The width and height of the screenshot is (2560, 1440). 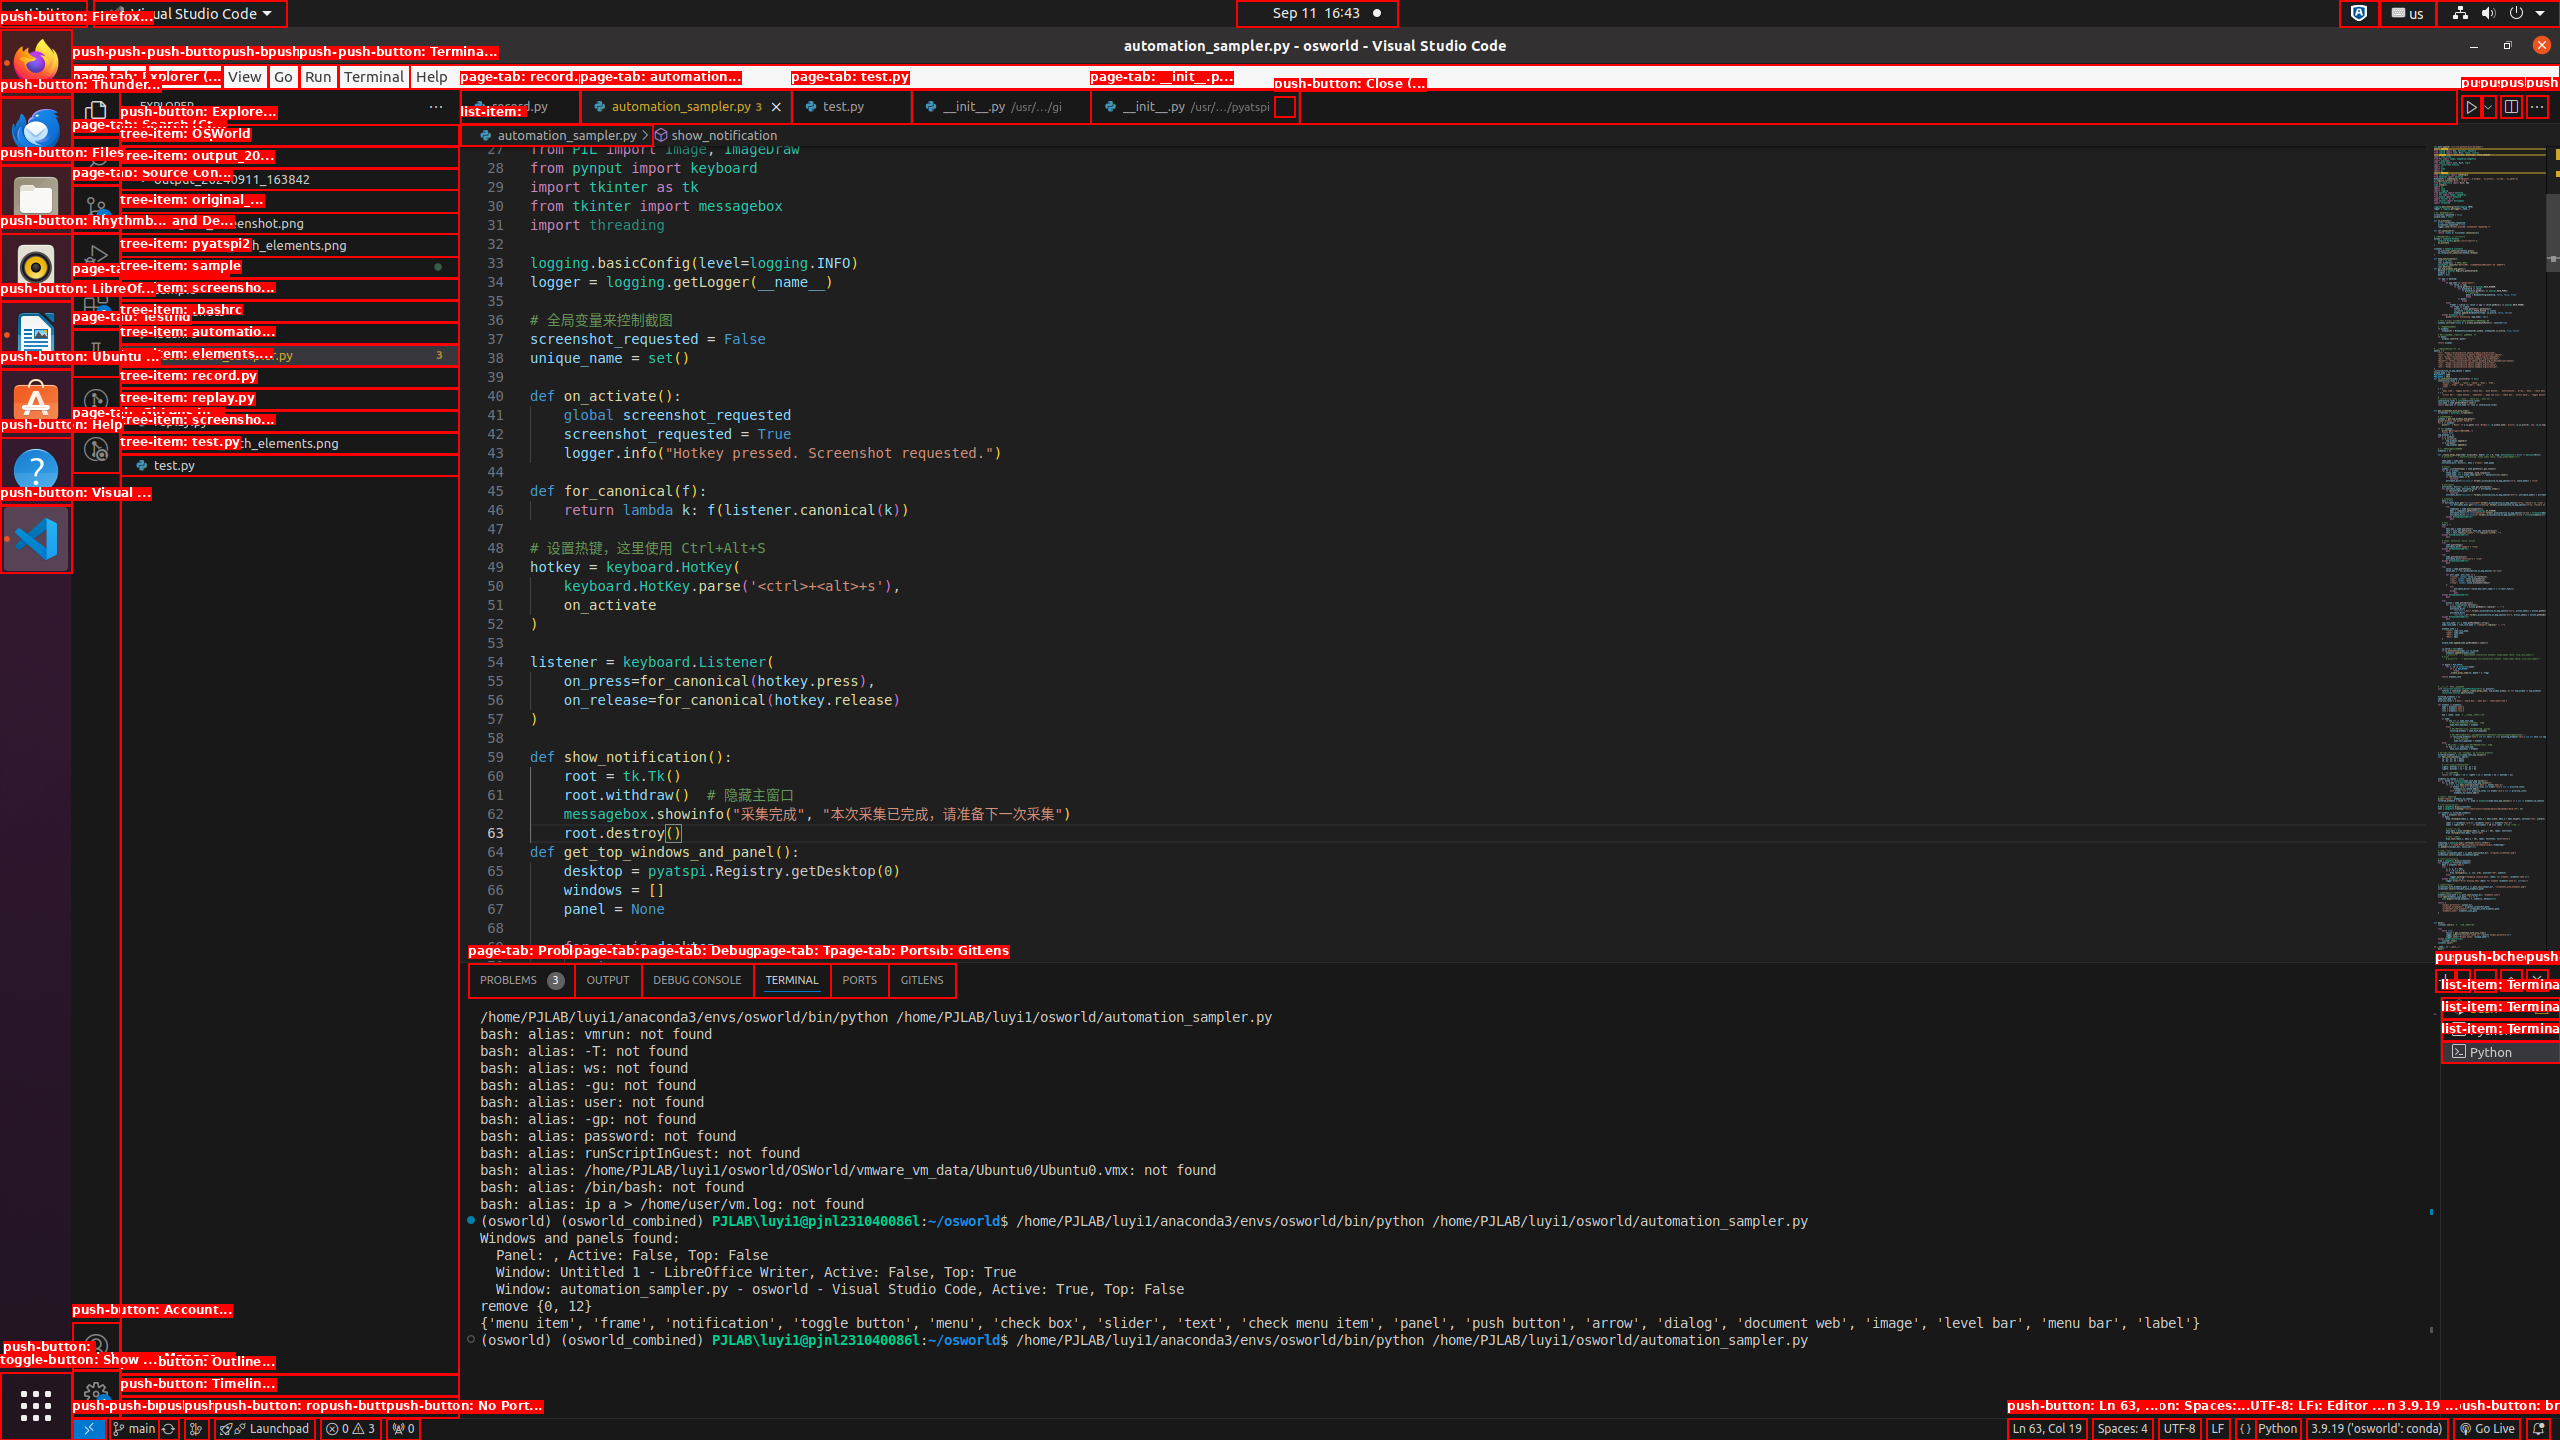 I want to click on 'OSWorld (Git) - main, Checkout Branch/Tag...', so click(x=133, y=1428).